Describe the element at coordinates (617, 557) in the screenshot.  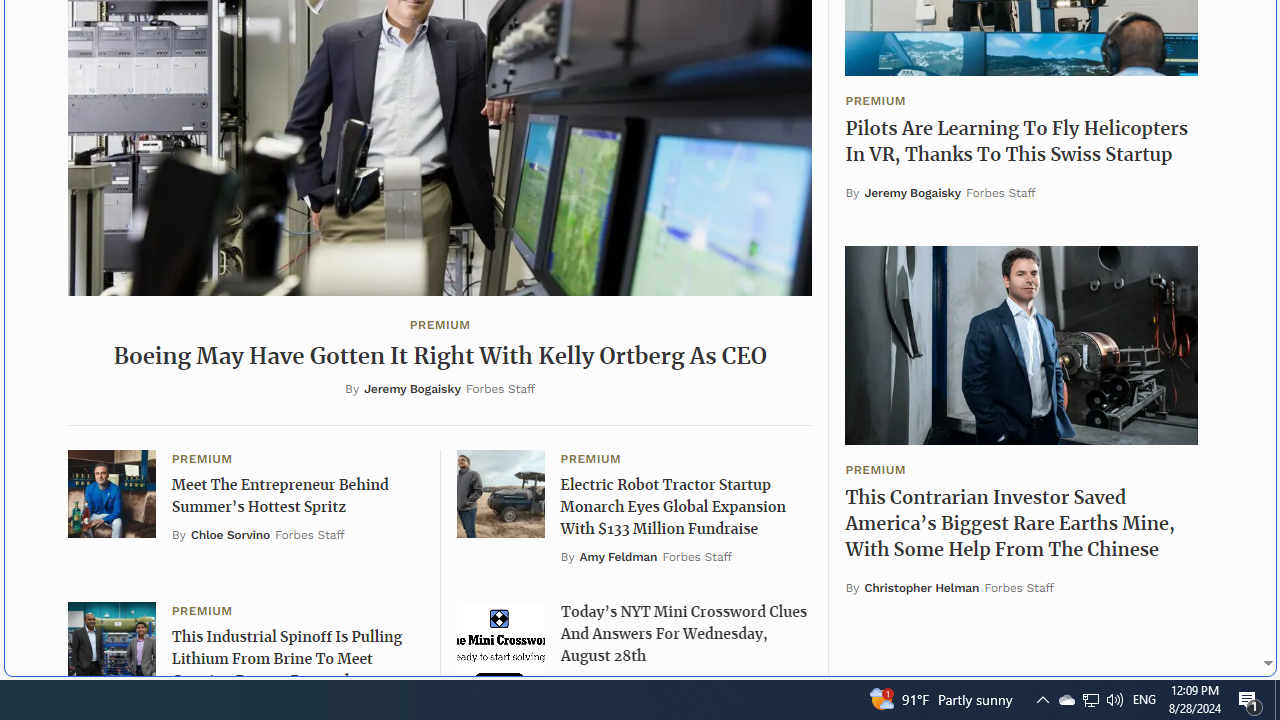
I see `'Amy Feldman'` at that location.